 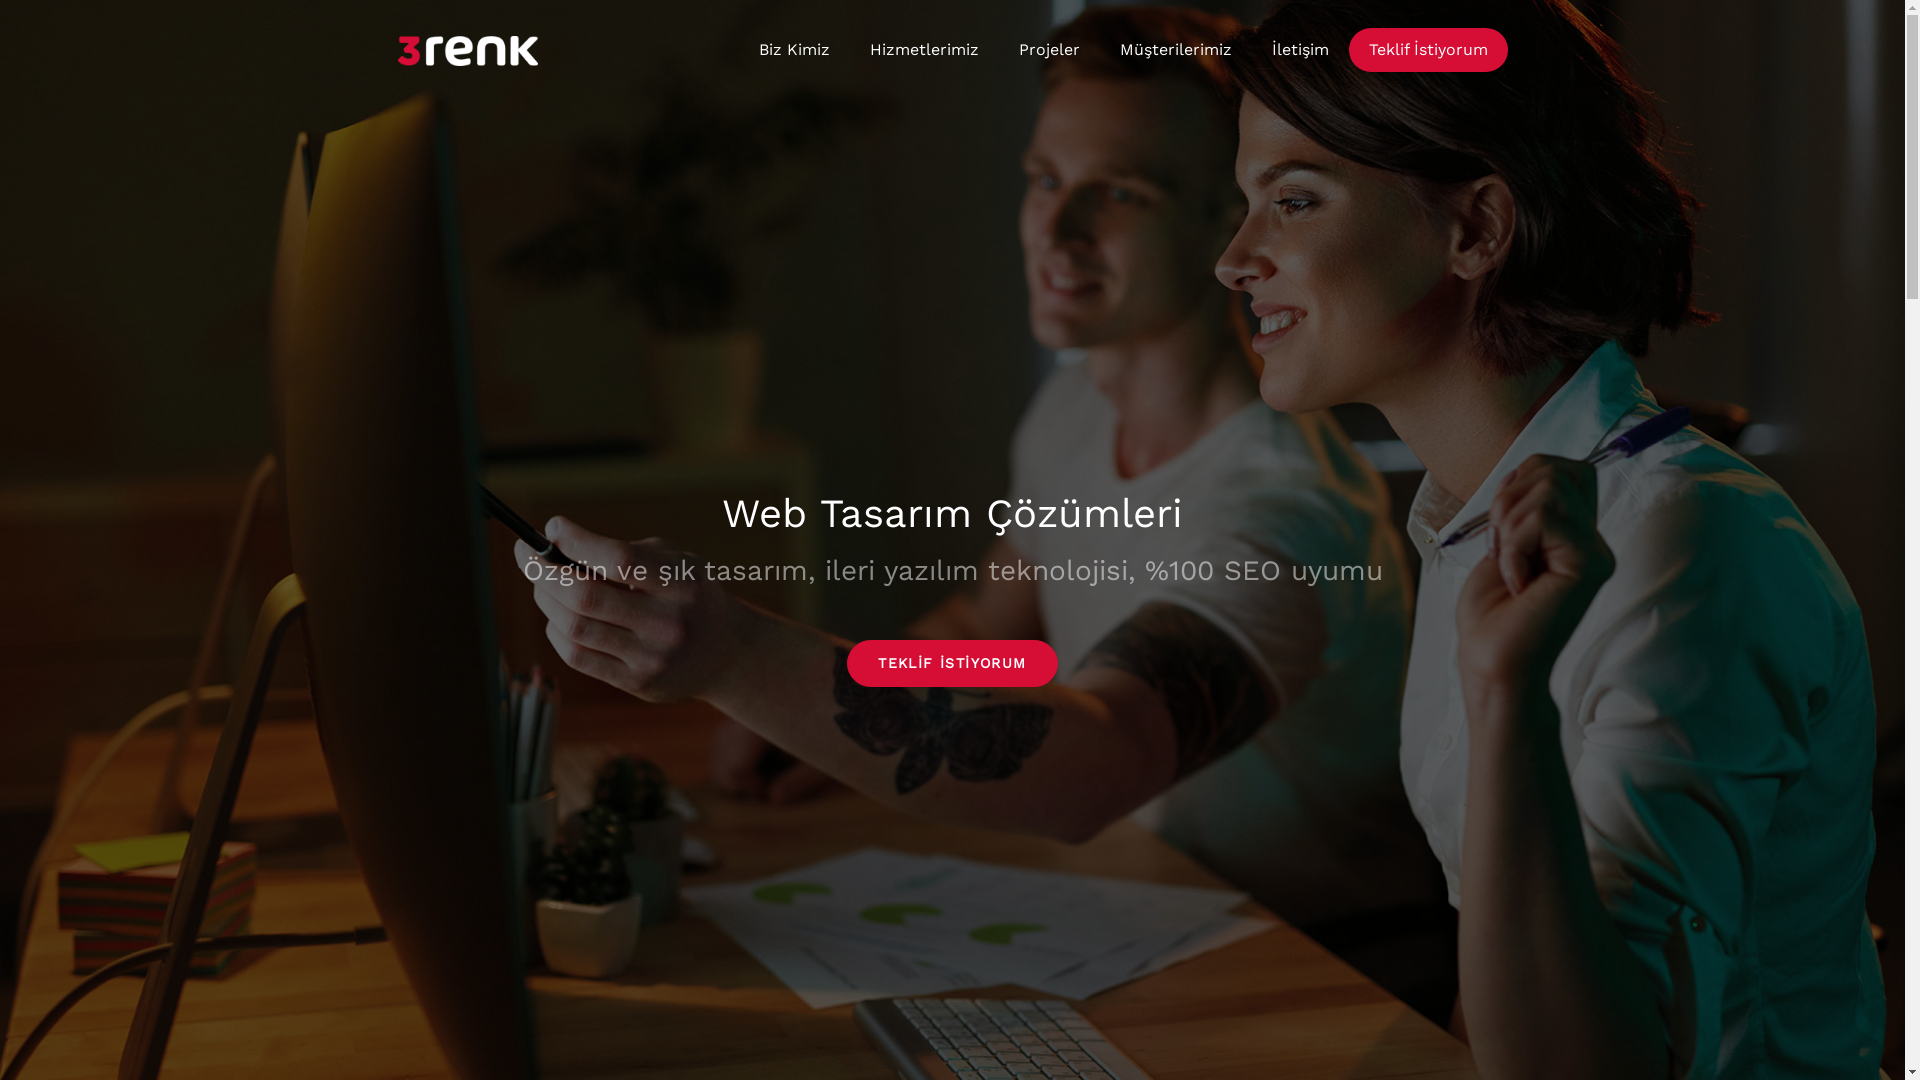 I want to click on 'Hizmetlerimiz', so click(x=849, y=49).